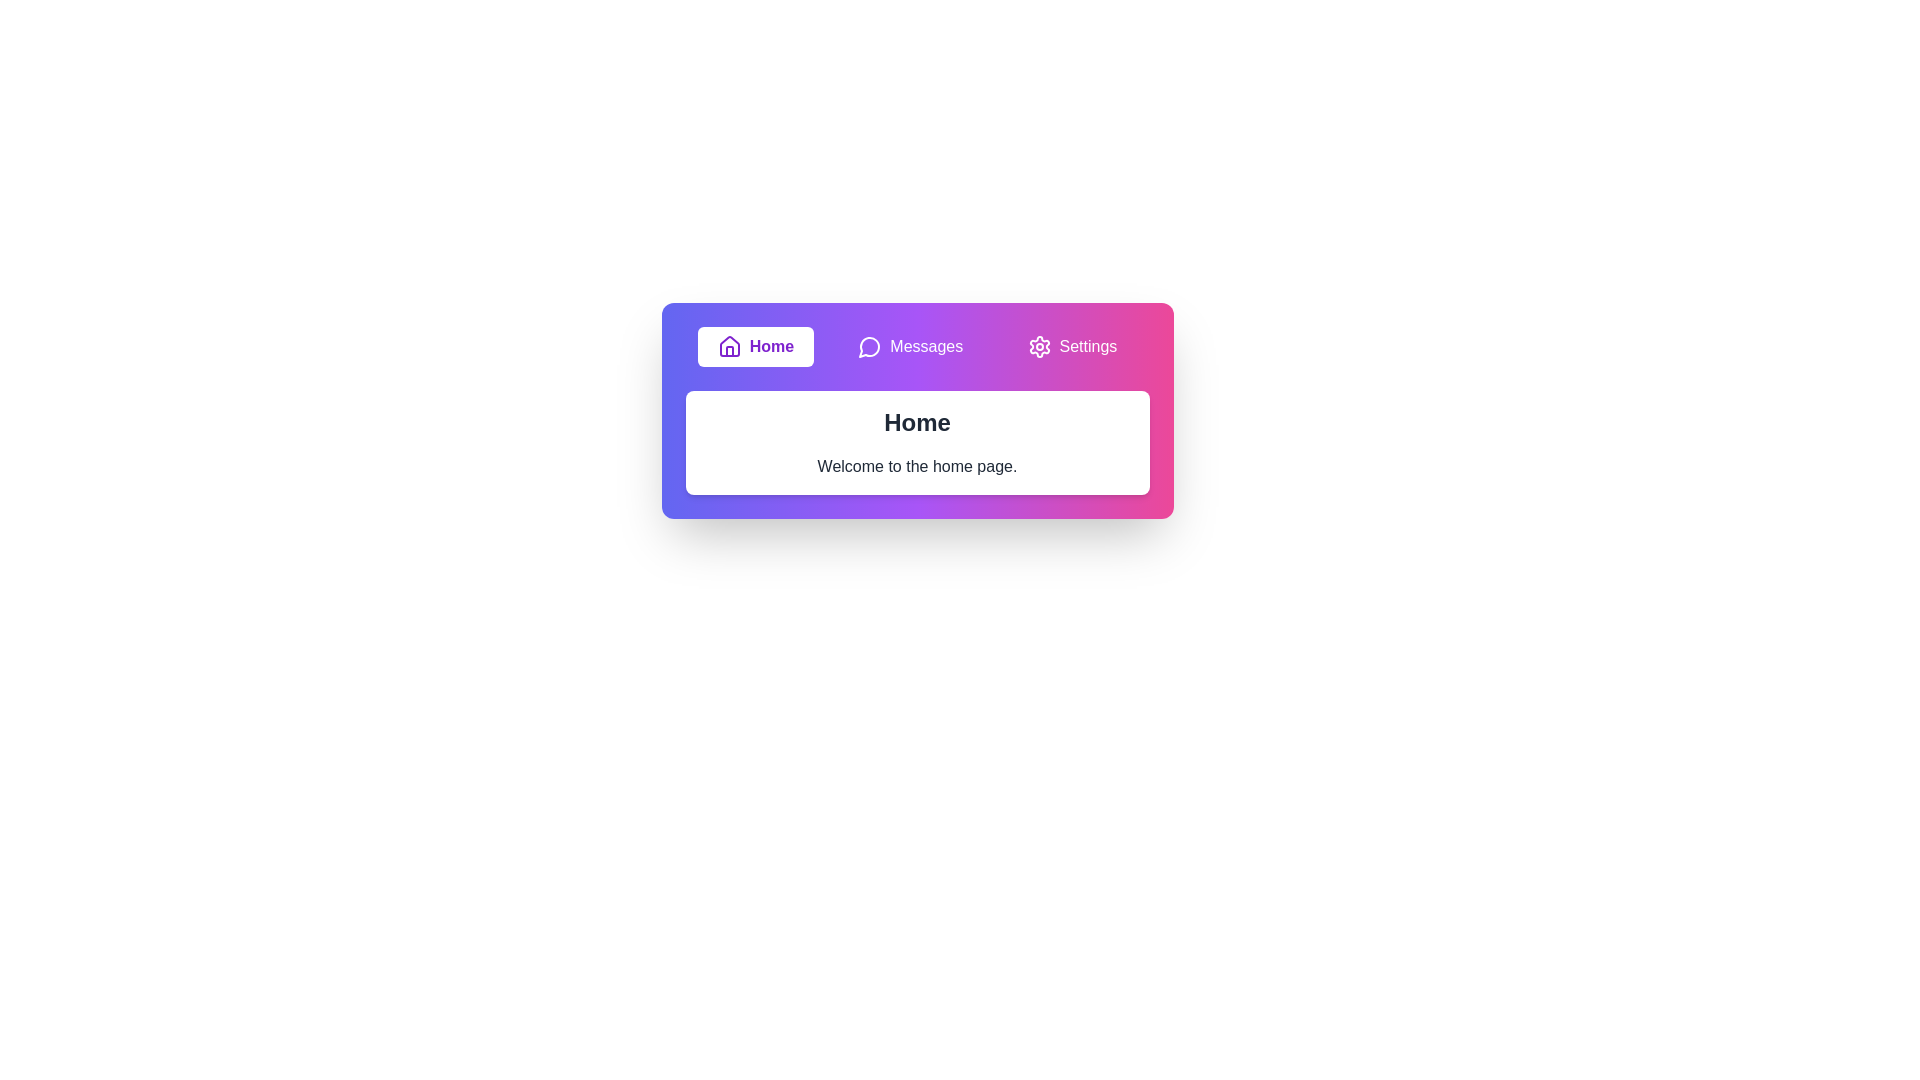  Describe the element at coordinates (909, 346) in the screenshot. I see `the navigational button located in the middle of the three buttons in the horizontal navigation bar` at that location.